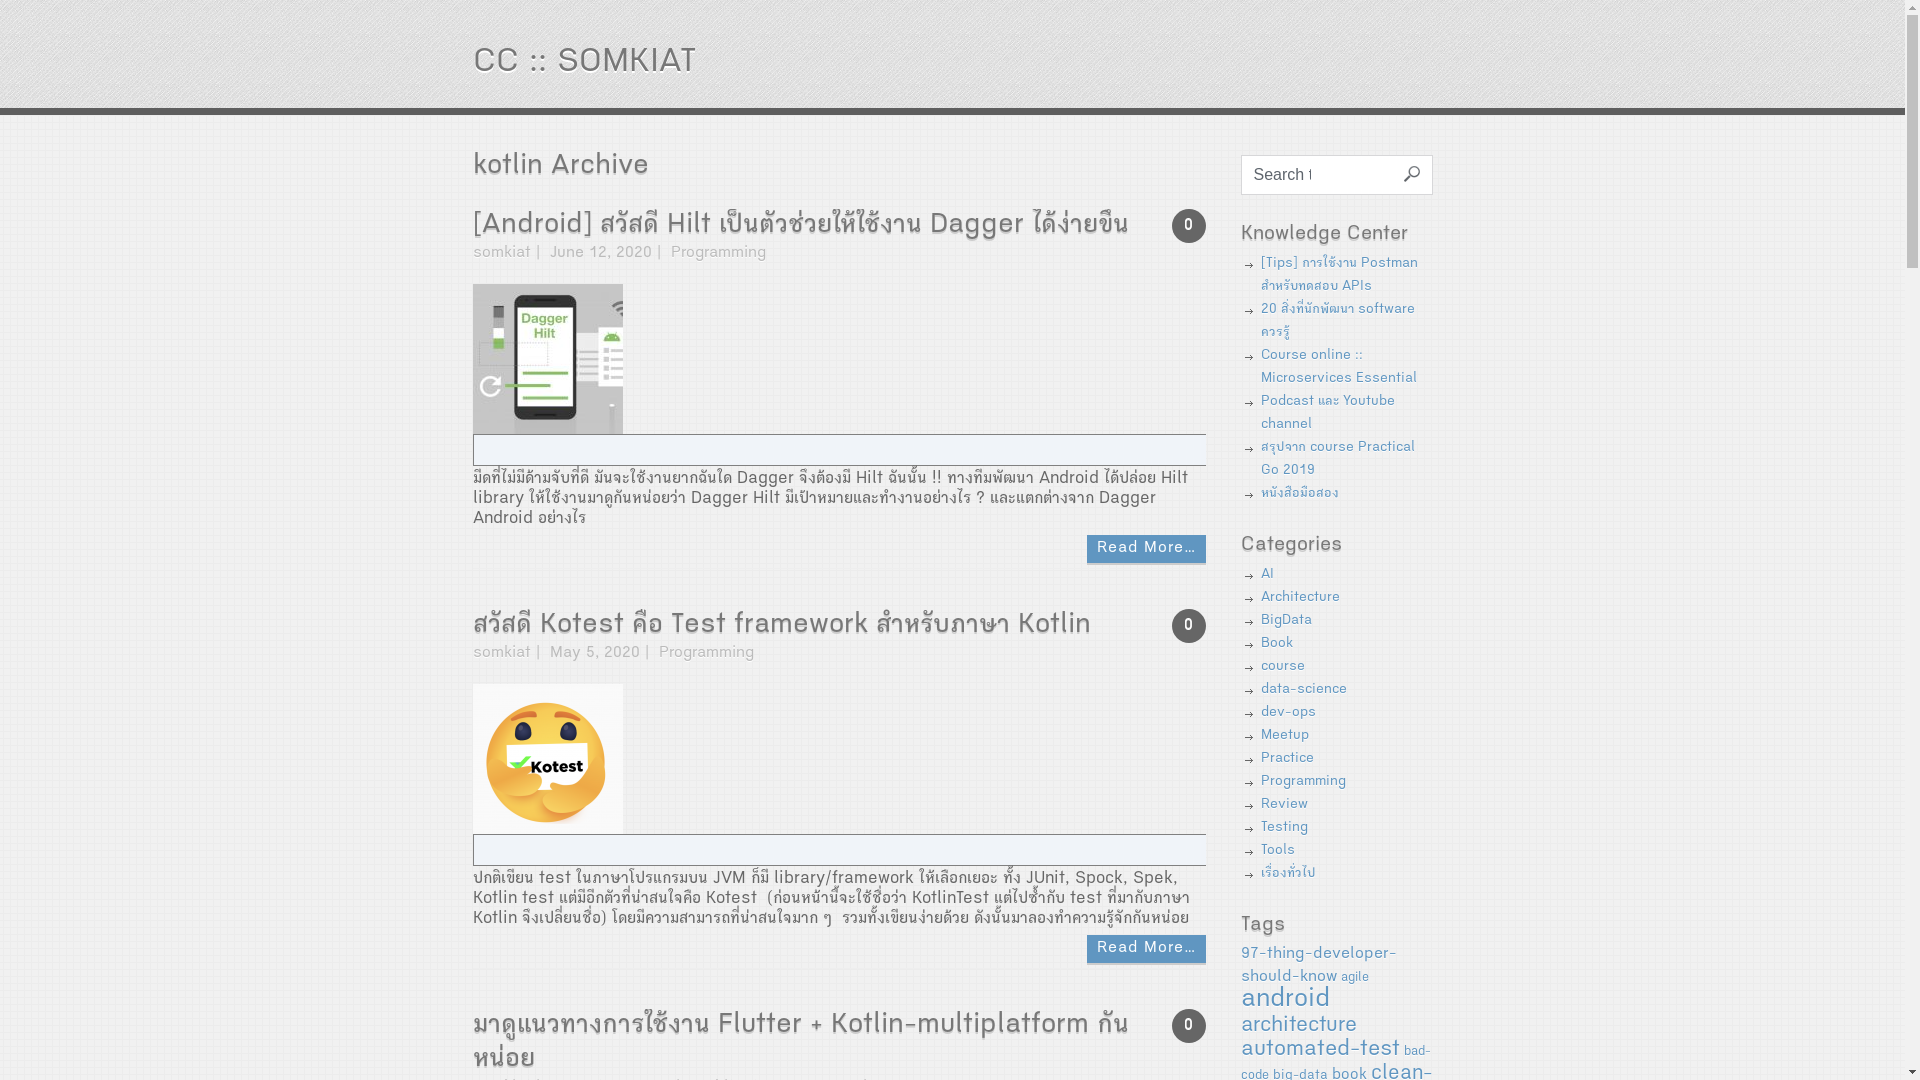 The height and width of the screenshot is (1080, 1920). Describe the element at coordinates (657, 654) in the screenshot. I see `'Programming'` at that location.